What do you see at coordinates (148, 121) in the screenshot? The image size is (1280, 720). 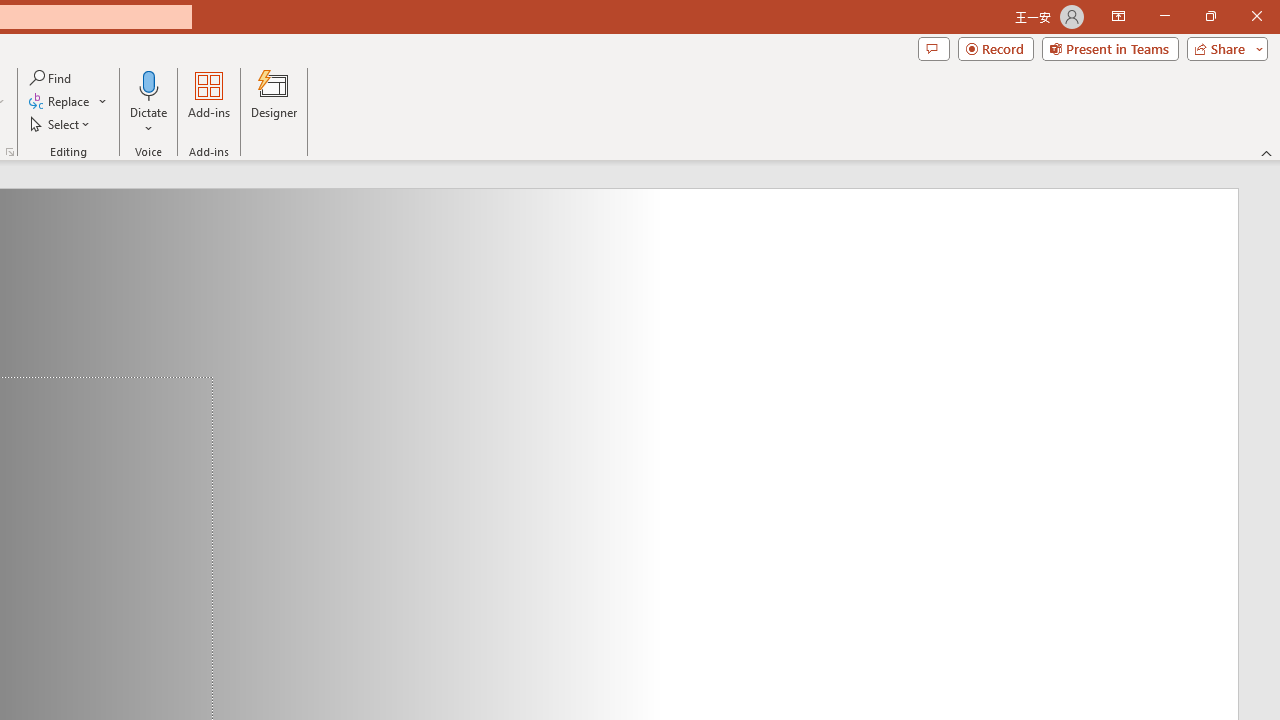 I see `'More Options'` at bounding box center [148, 121].